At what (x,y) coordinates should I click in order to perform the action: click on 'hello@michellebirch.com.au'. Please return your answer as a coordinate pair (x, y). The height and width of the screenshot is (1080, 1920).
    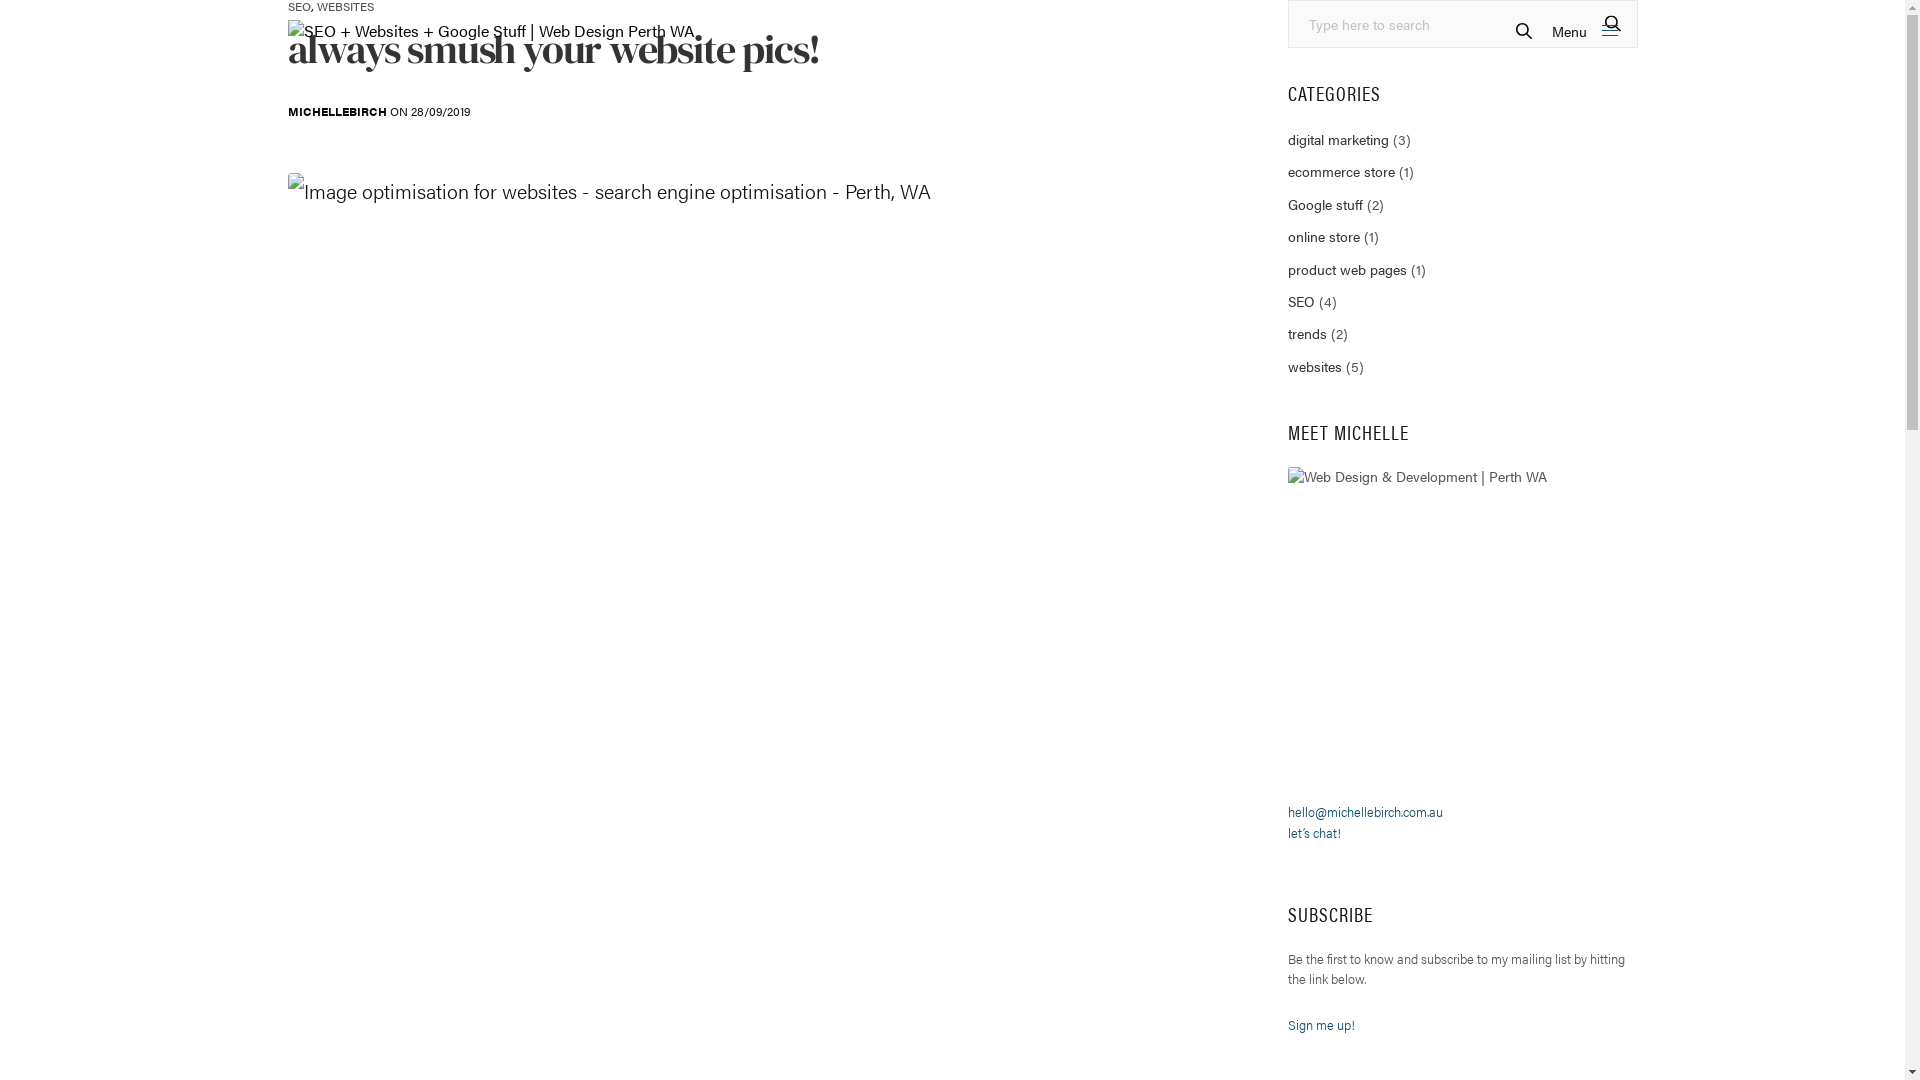
    Looking at the image, I should click on (1287, 811).